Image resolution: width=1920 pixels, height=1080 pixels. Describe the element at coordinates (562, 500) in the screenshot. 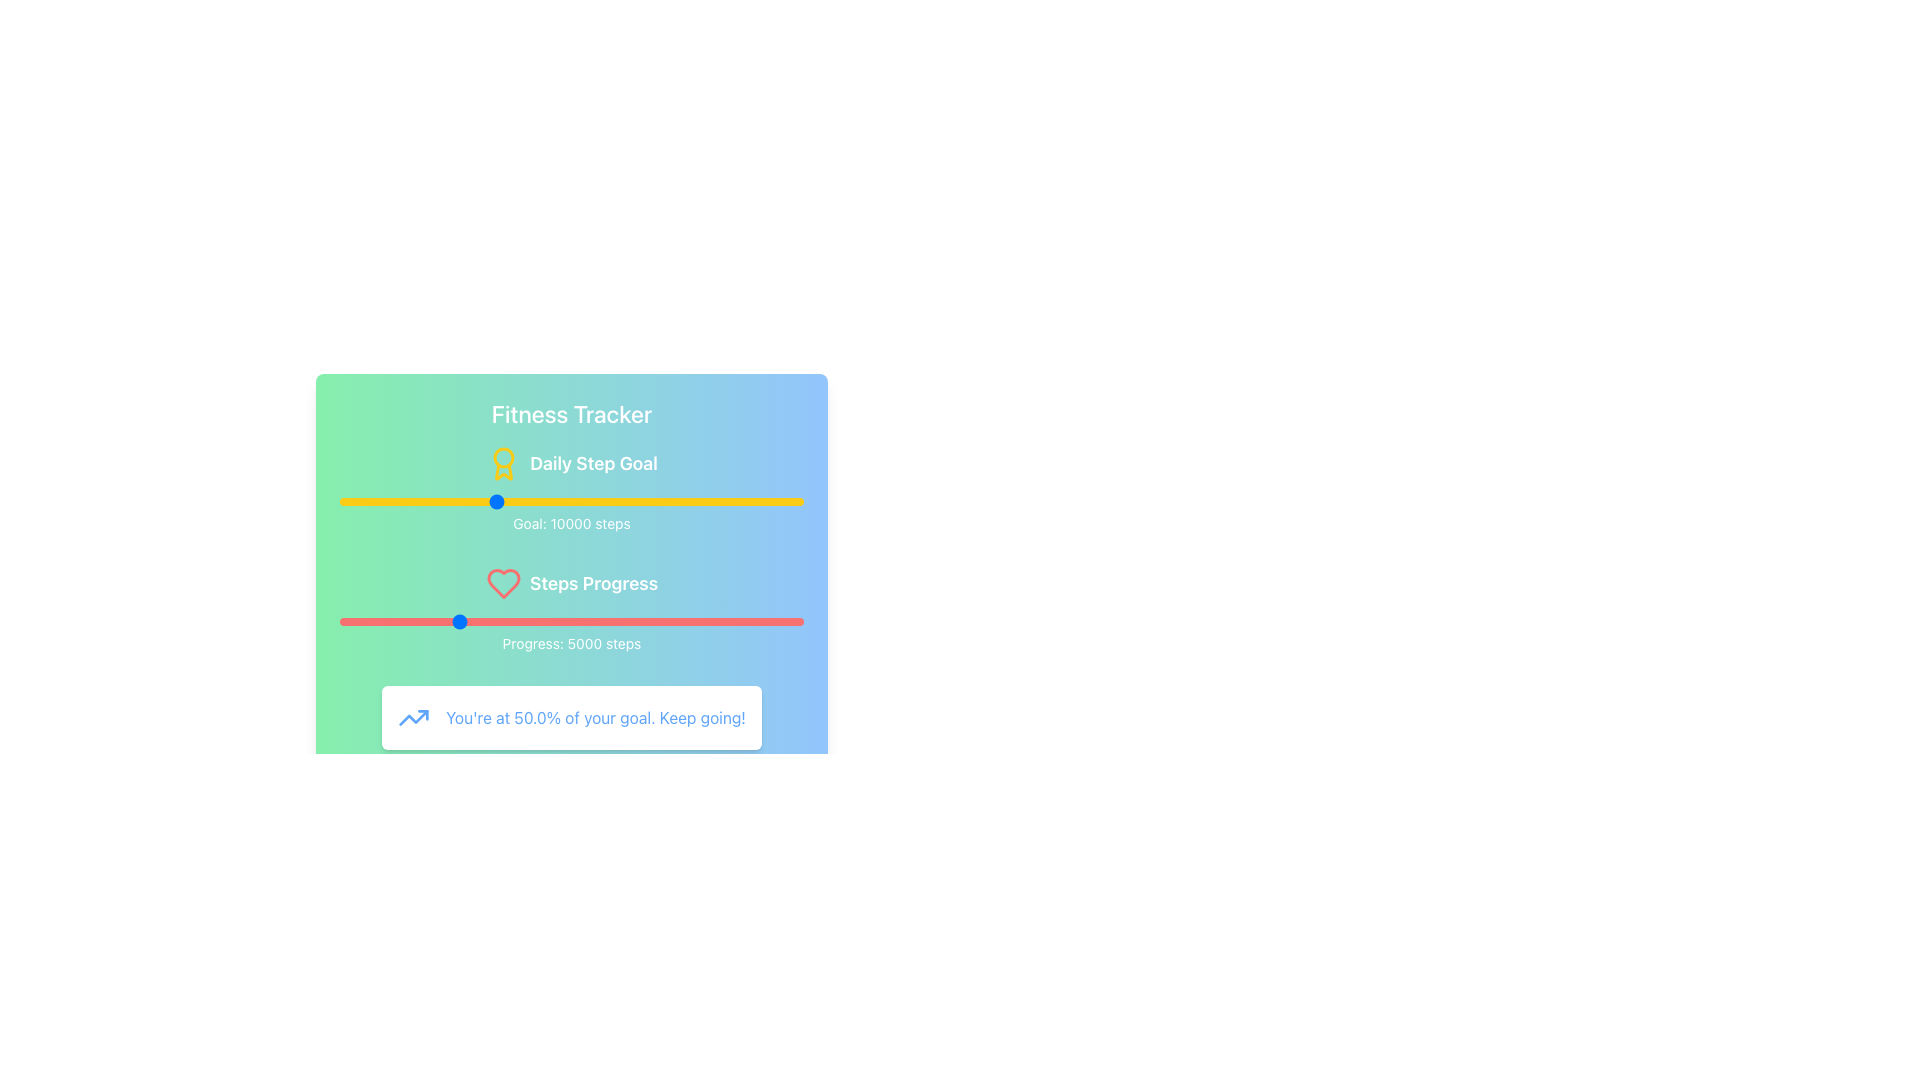

I see `the daily step goal` at that location.